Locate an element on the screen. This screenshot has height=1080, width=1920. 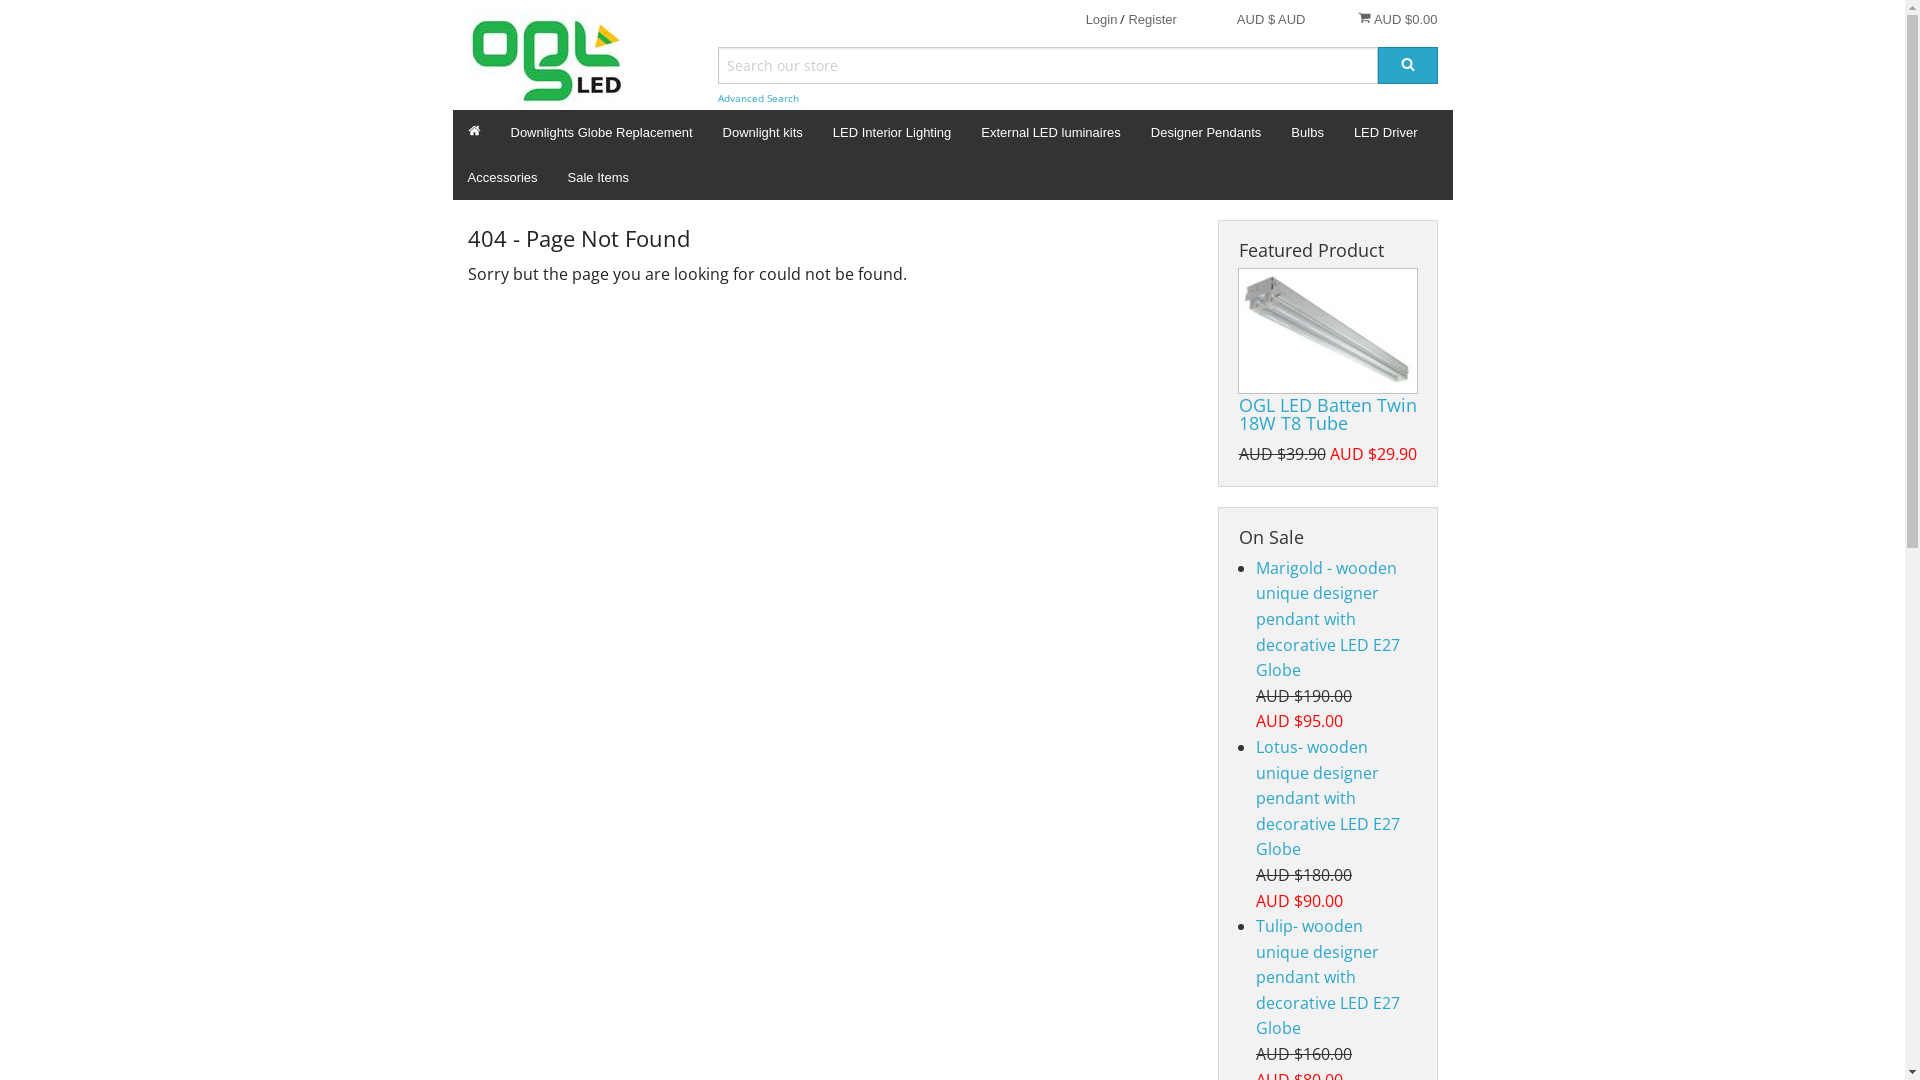
'Downlights Globe Replacement' is located at coordinates (600, 132).